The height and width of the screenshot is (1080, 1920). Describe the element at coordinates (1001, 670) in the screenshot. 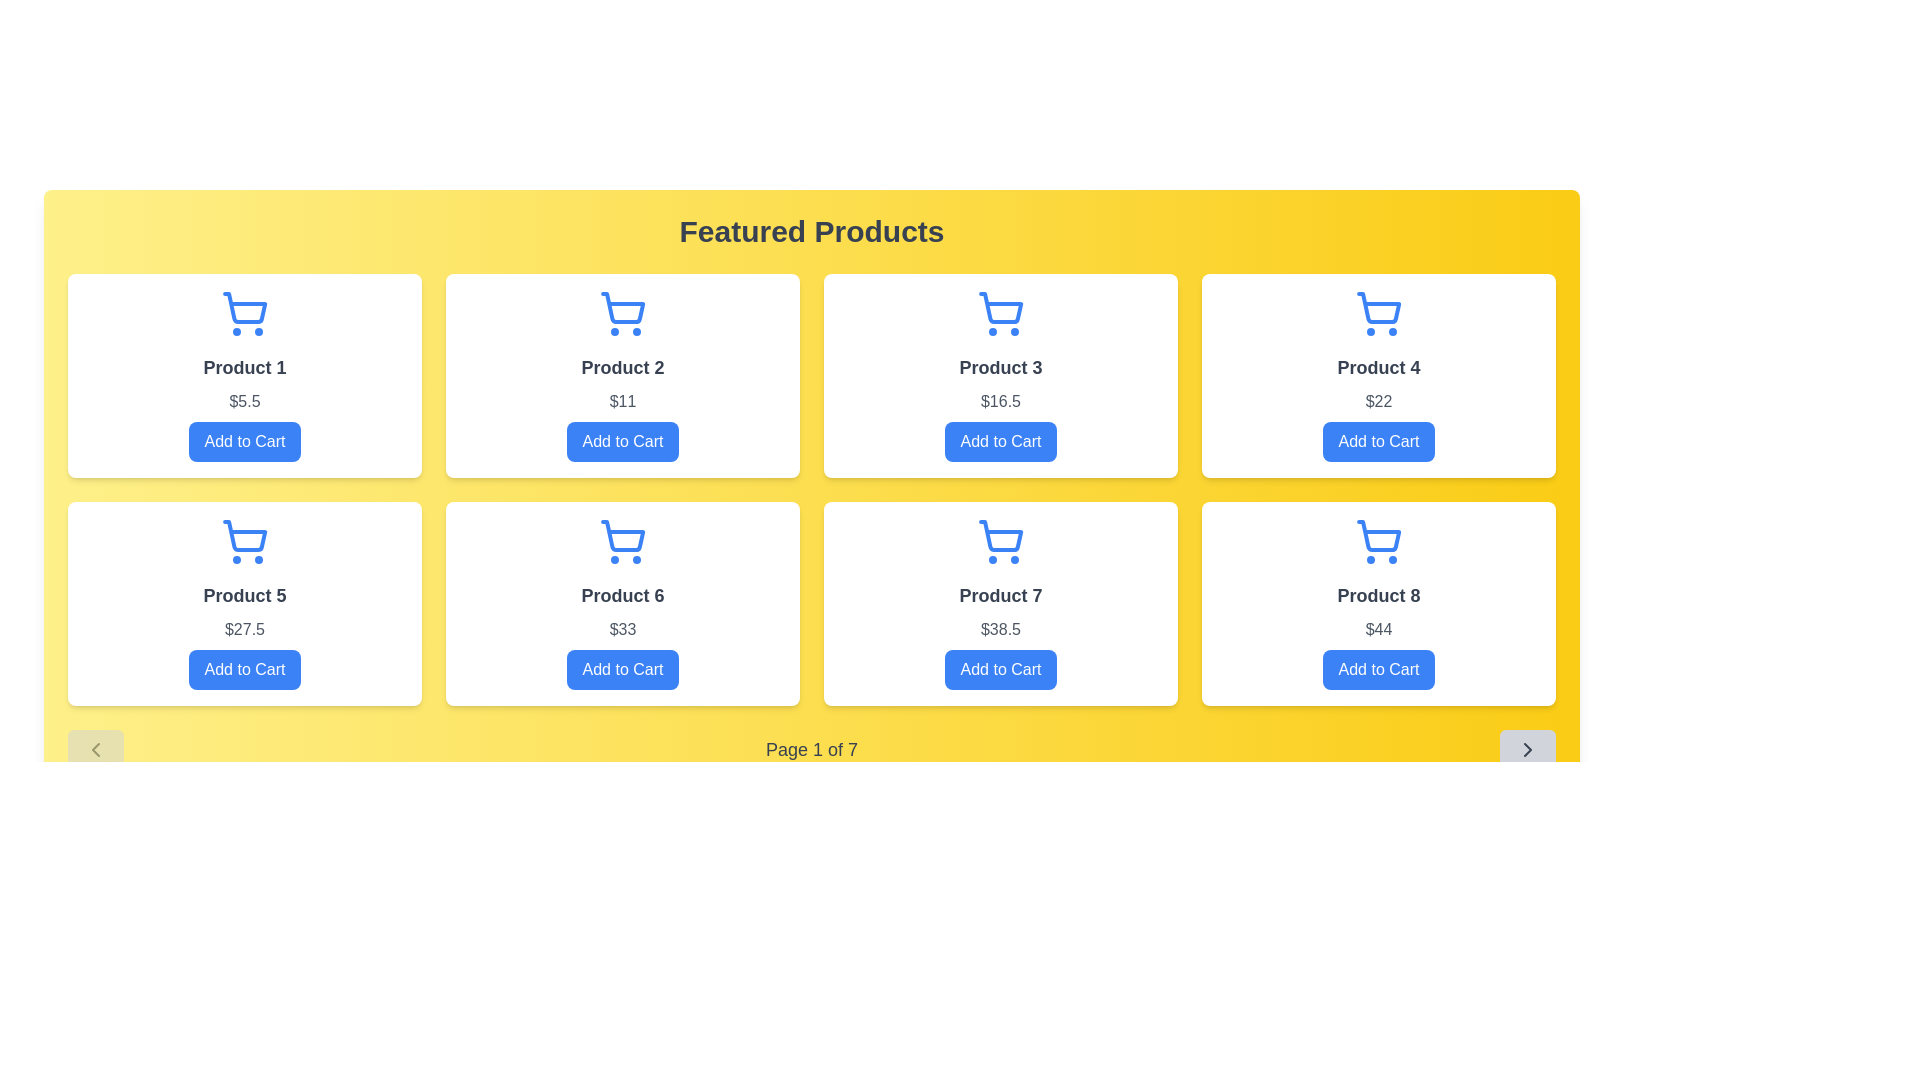

I see `the 'Add to Cart' button with a blue background and white text` at that location.